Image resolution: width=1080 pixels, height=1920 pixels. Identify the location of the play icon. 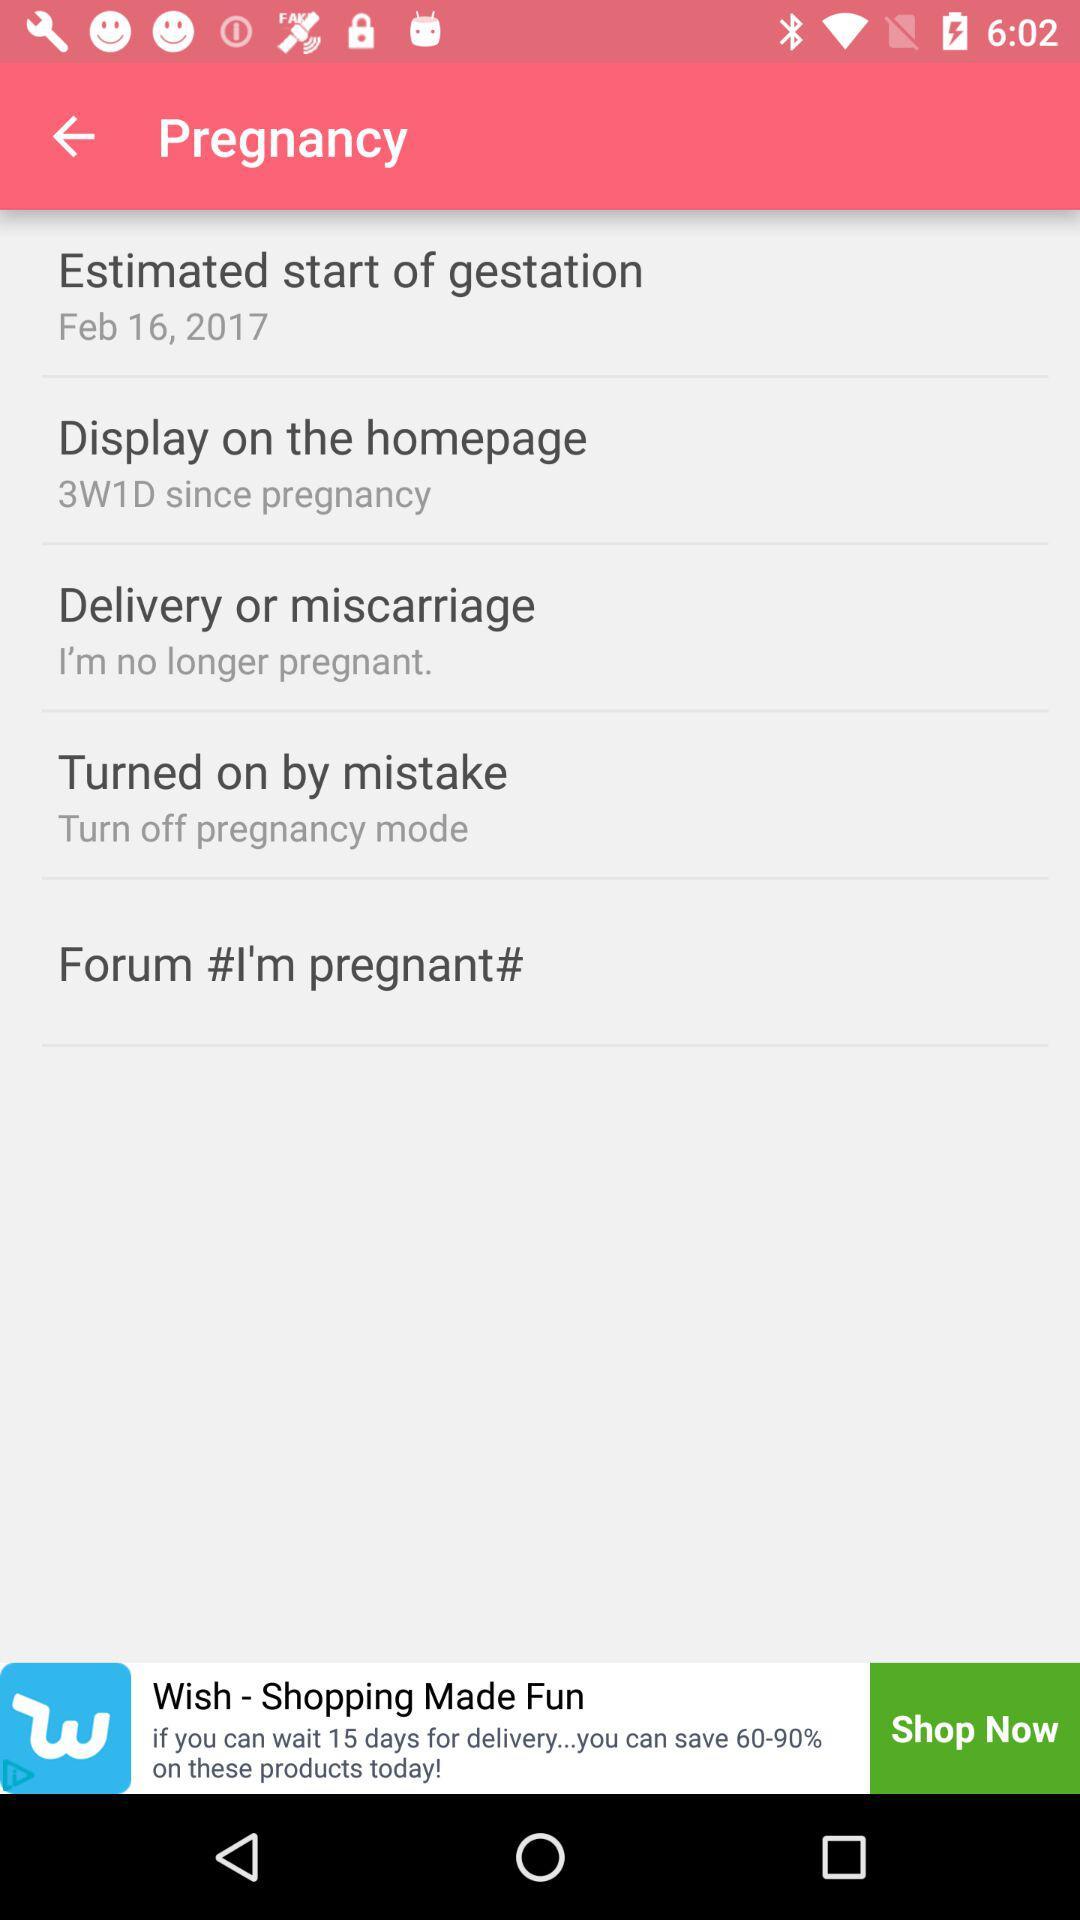
(18, 1775).